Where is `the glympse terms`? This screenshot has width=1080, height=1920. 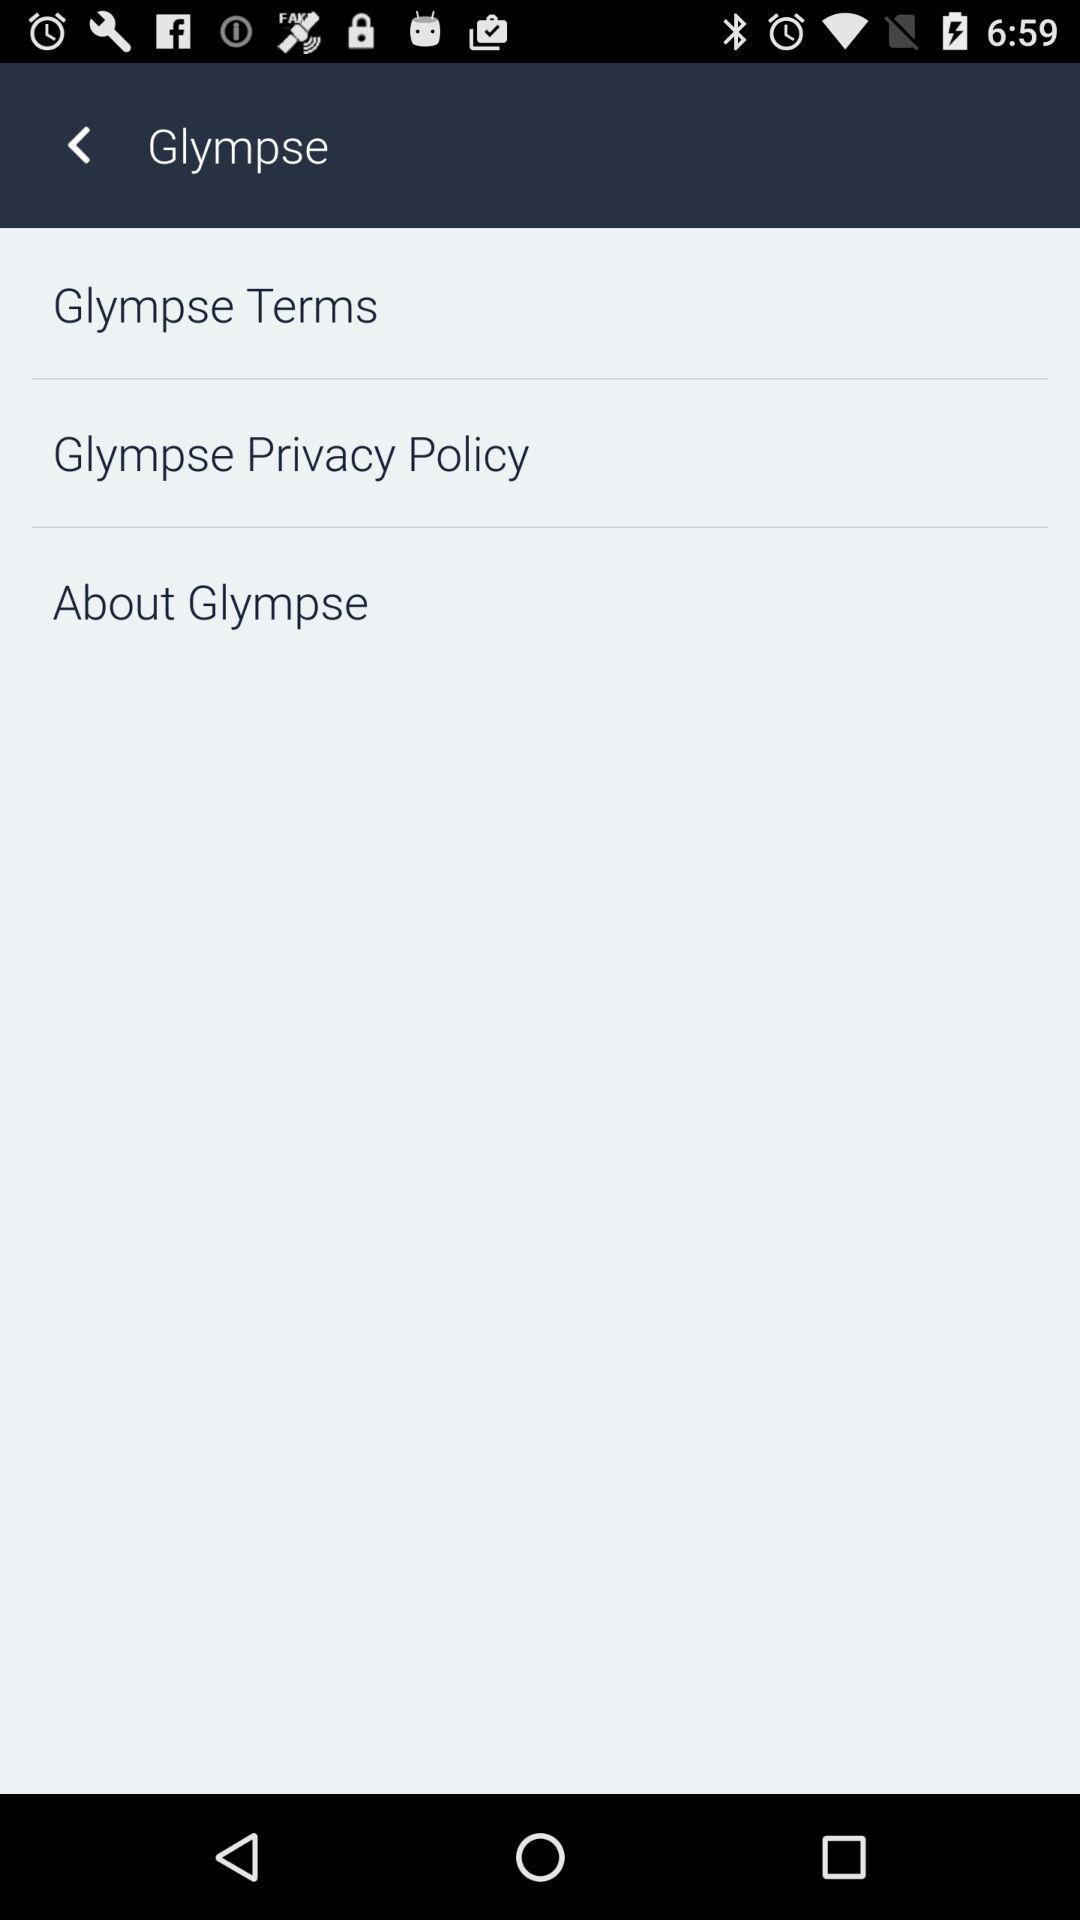 the glympse terms is located at coordinates (540, 303).